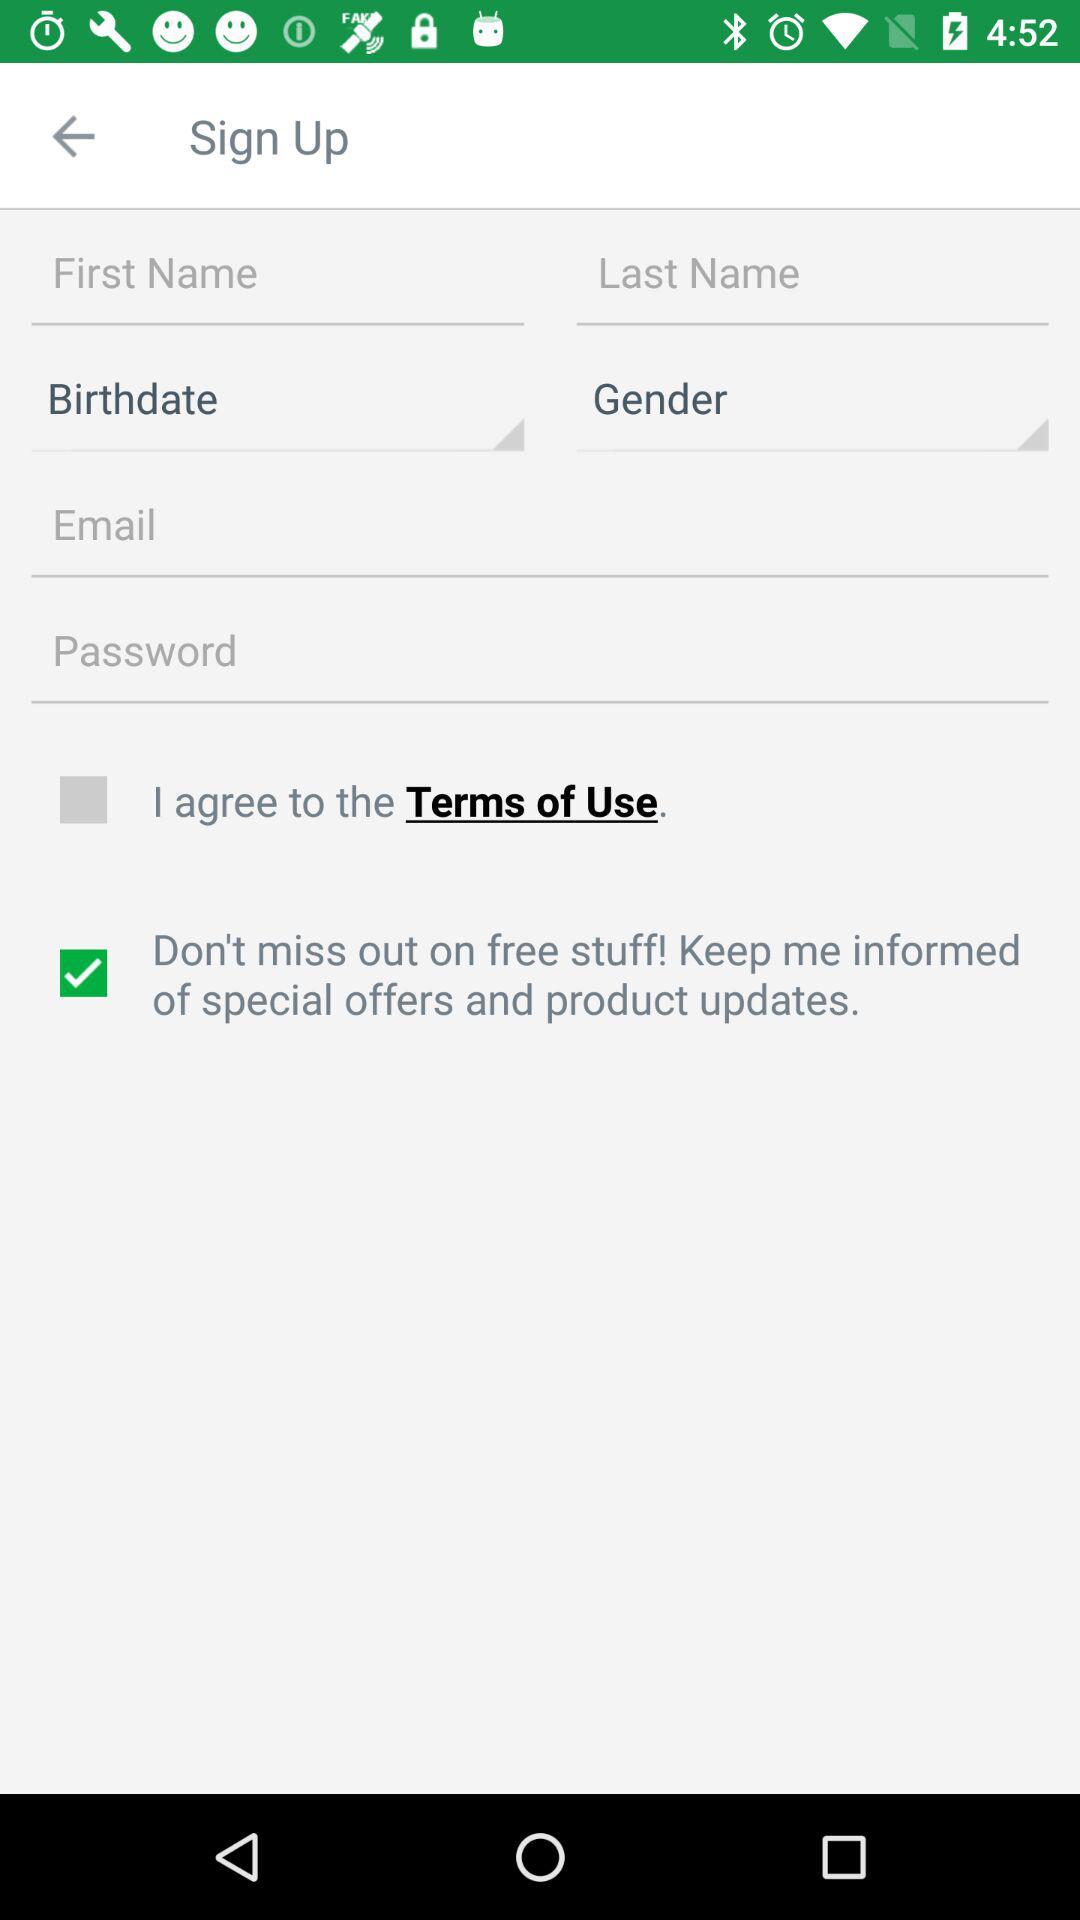 The width and height of the screenshot is (1080, 1920). I want to click on agree to terms of use, so click(85, 800).